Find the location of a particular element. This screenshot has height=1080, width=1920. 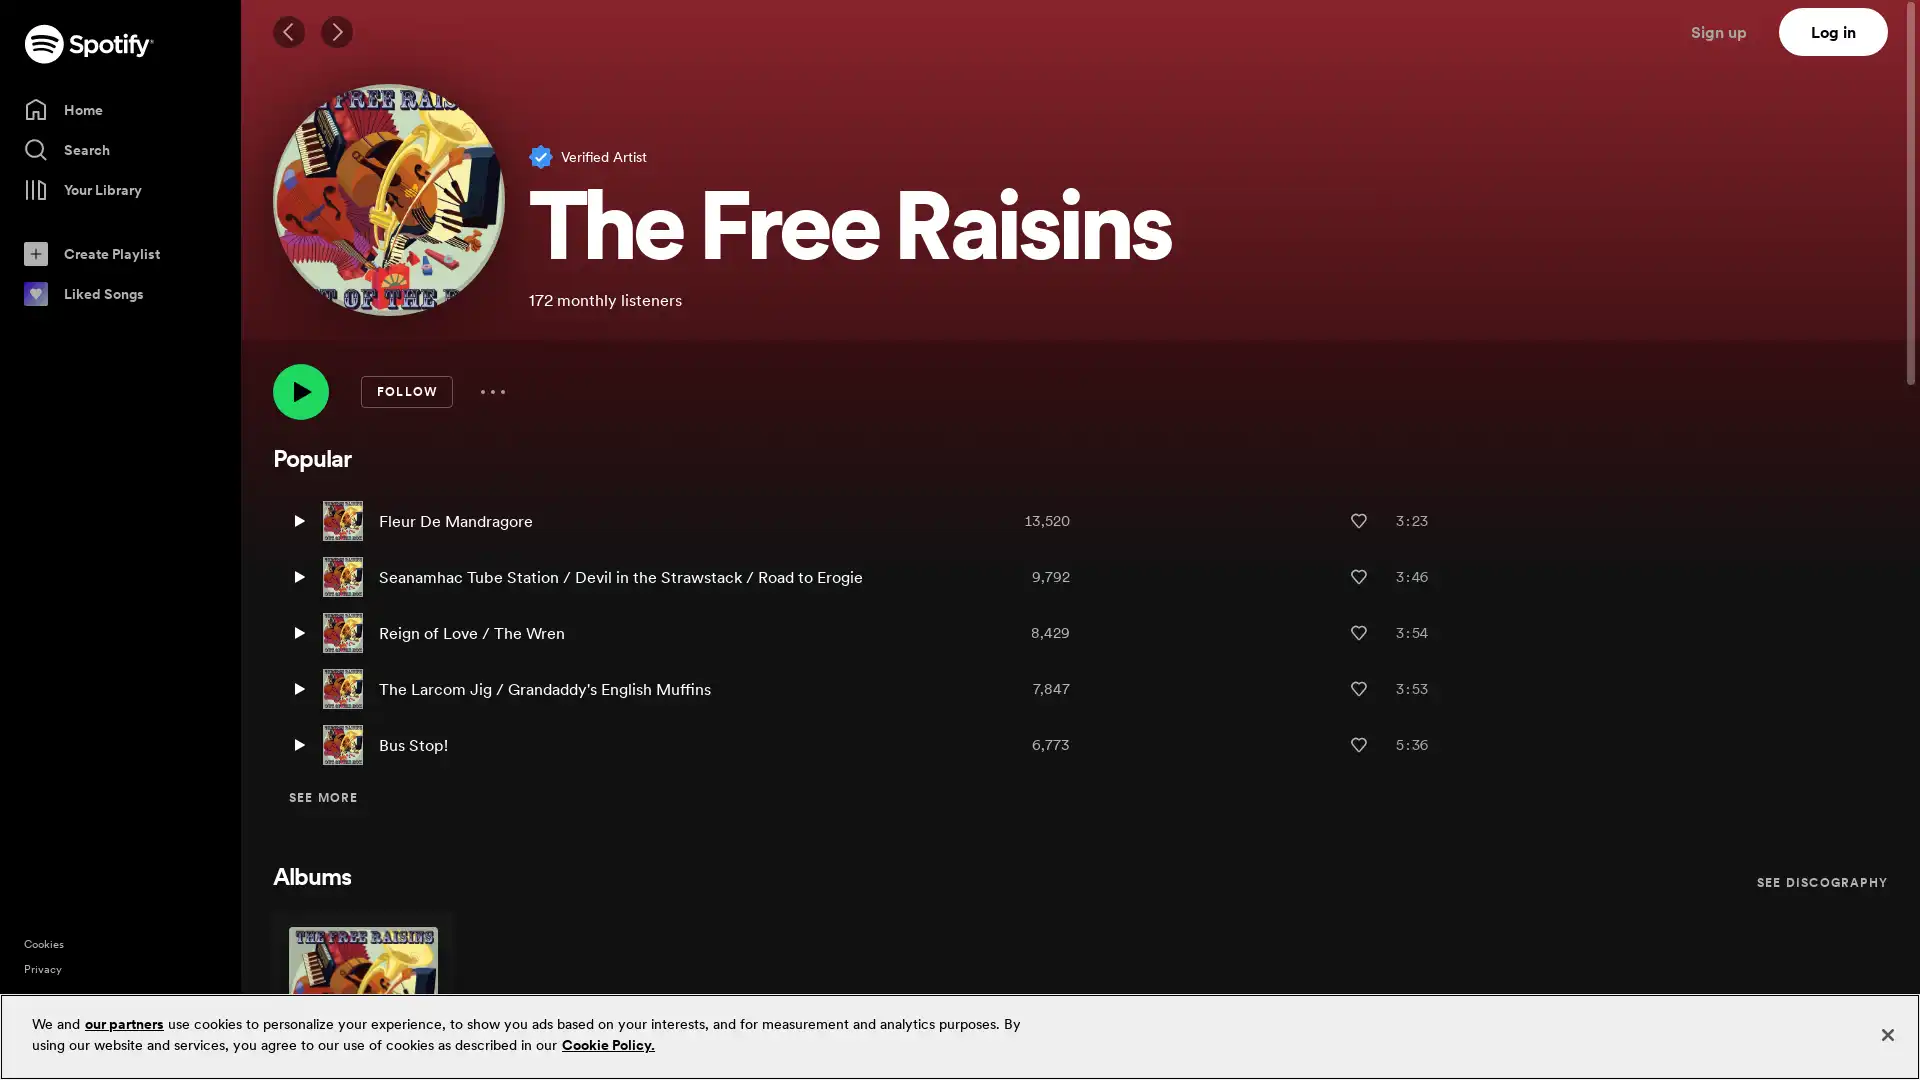

SEE MORE is located at coordinates (323, 797).